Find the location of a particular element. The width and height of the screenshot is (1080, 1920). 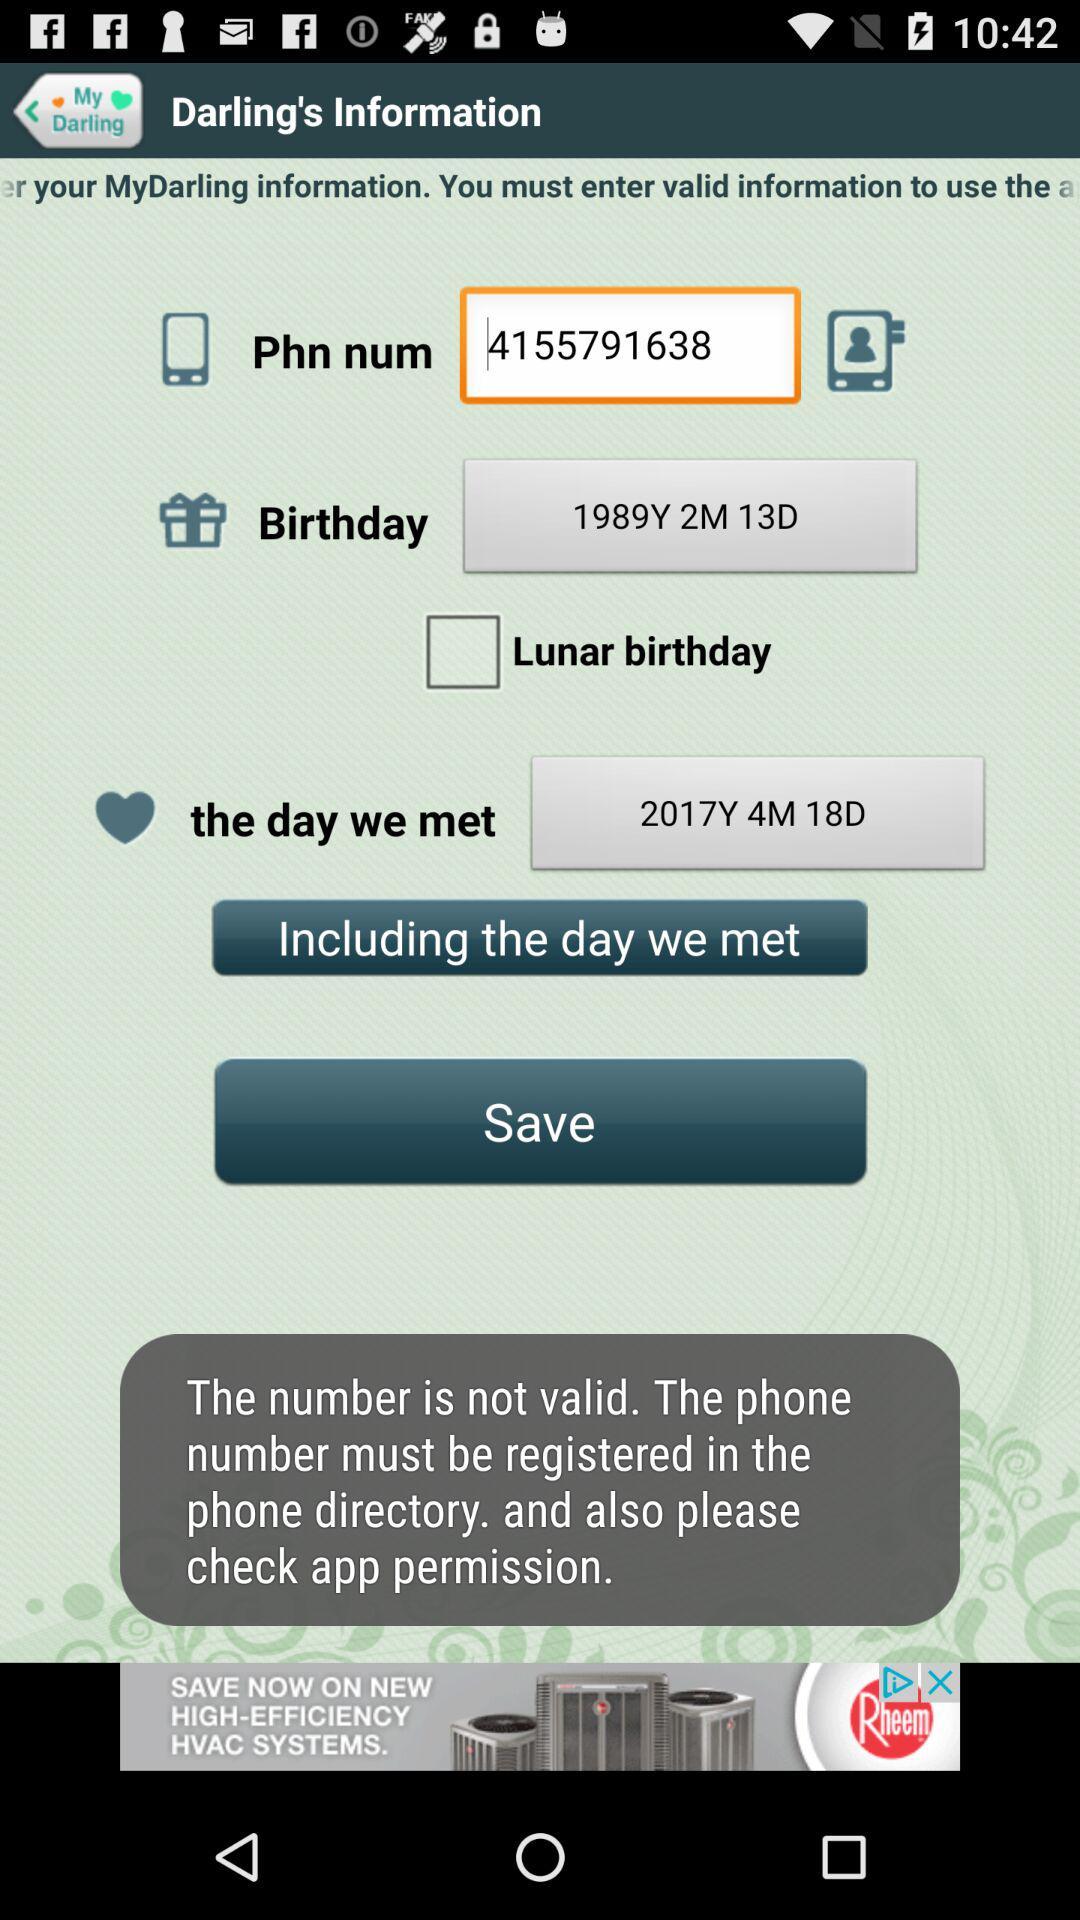

home page is located at coordinates (78, 109).